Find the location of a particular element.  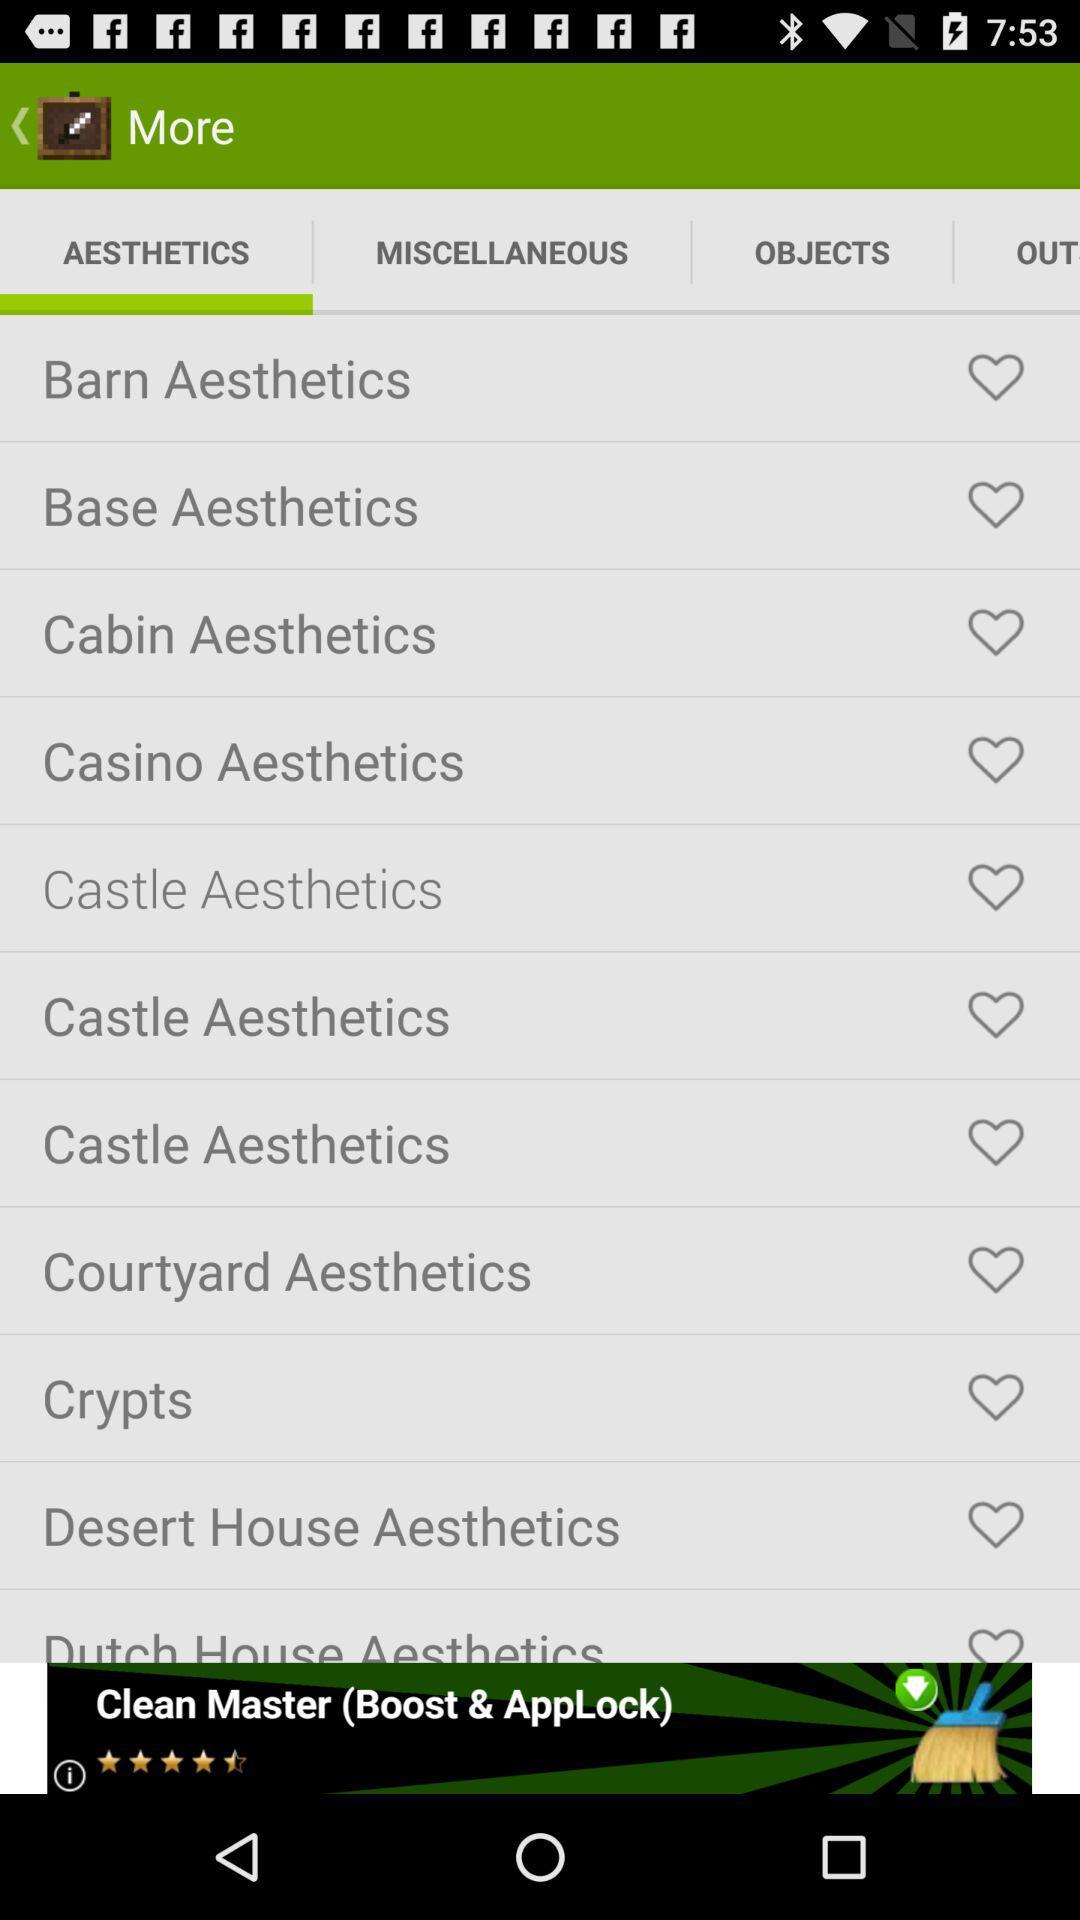

favorite is located at coordinates (995, 378).